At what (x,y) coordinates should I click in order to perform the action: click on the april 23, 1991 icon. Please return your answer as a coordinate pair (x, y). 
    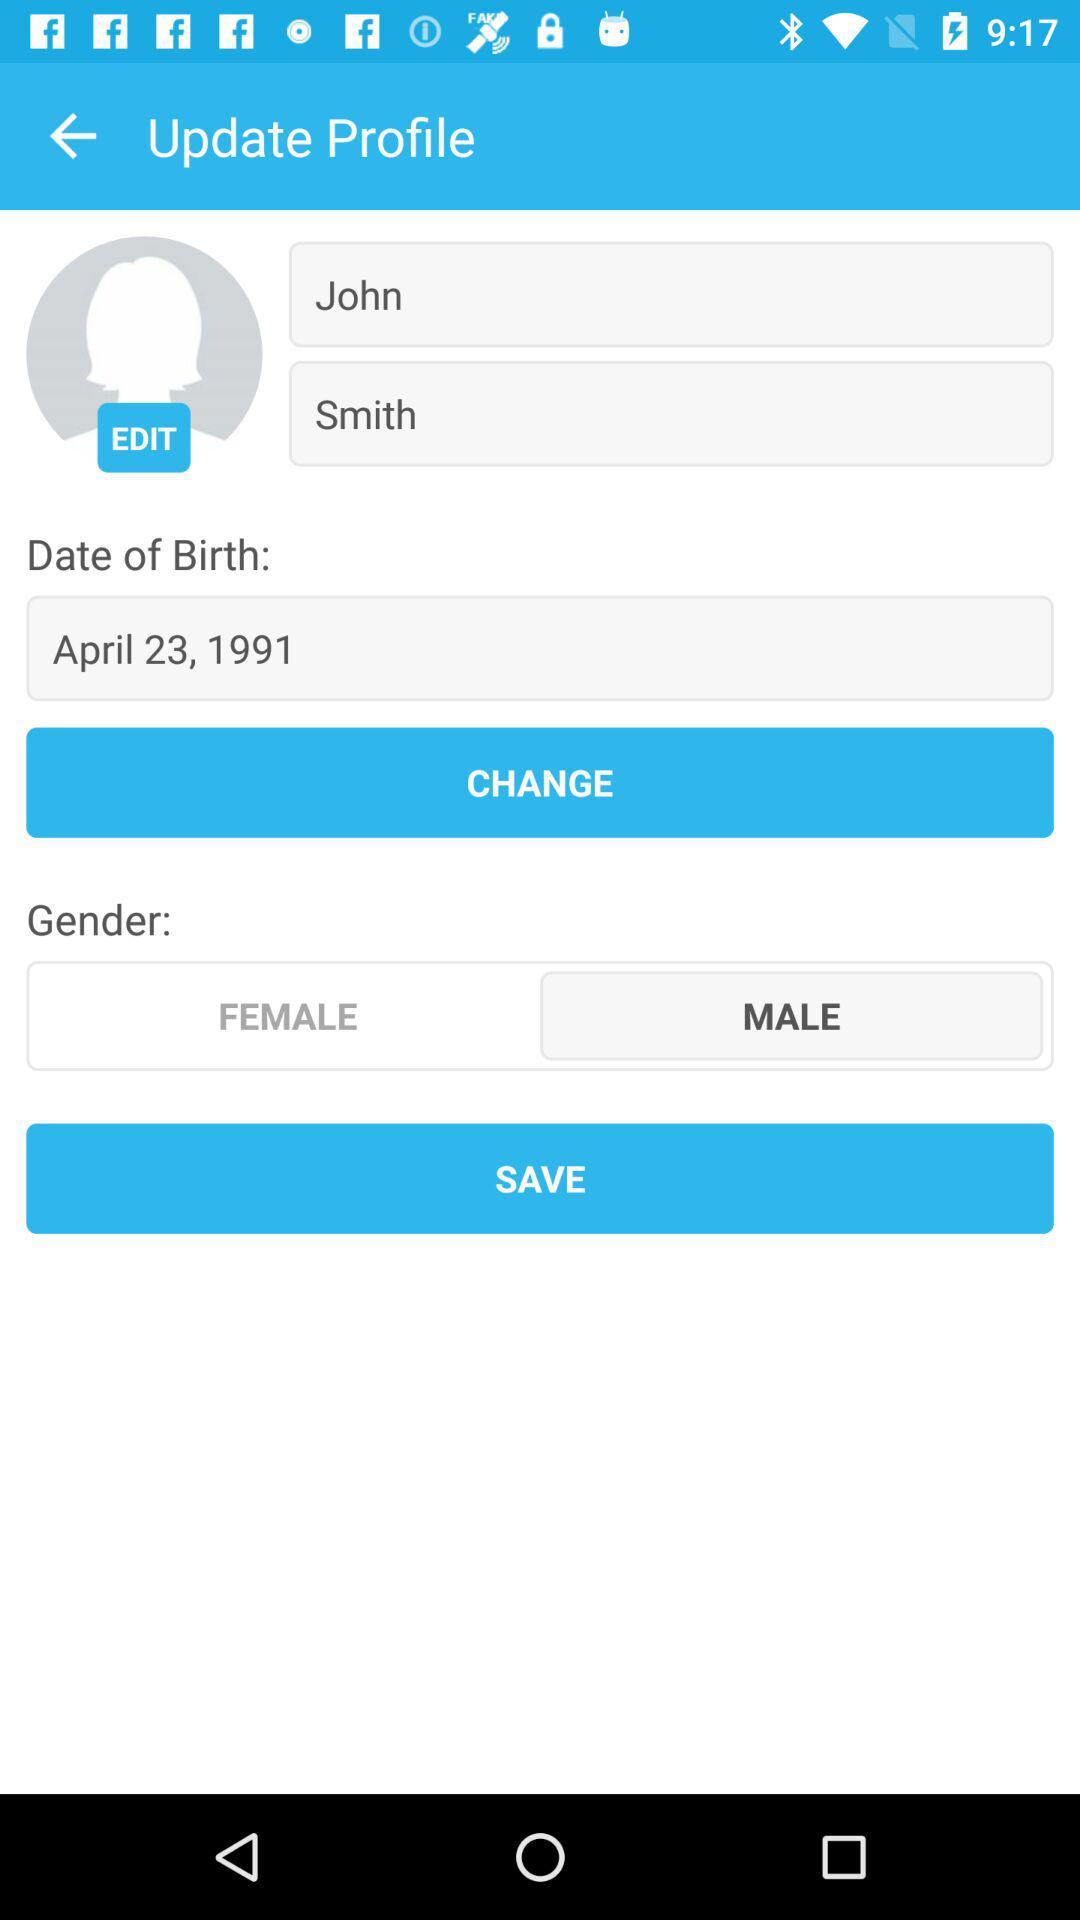
    Looking at the image, I should click on (540, 648).